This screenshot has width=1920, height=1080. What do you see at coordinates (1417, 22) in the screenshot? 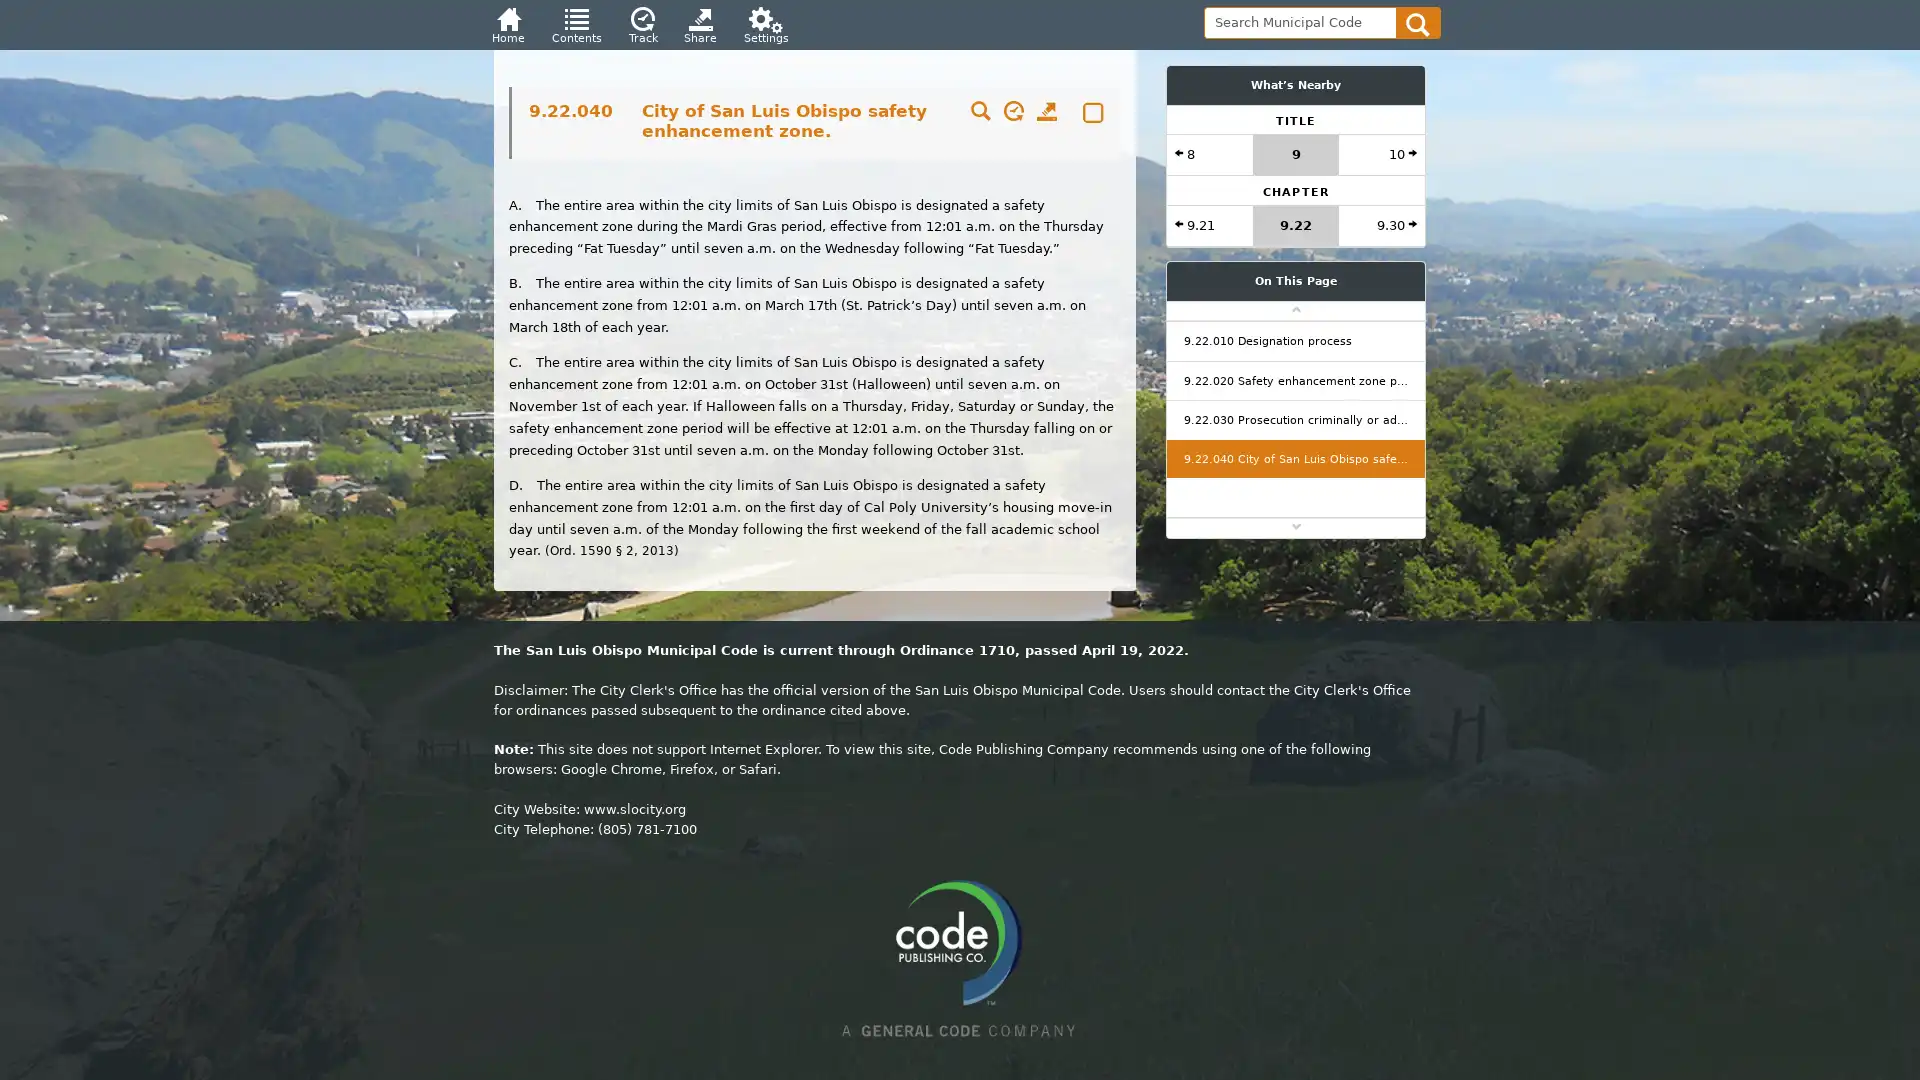
I see `Search the Municipal Code for the term(s) you entered.` at bounding box center [1417, 22].